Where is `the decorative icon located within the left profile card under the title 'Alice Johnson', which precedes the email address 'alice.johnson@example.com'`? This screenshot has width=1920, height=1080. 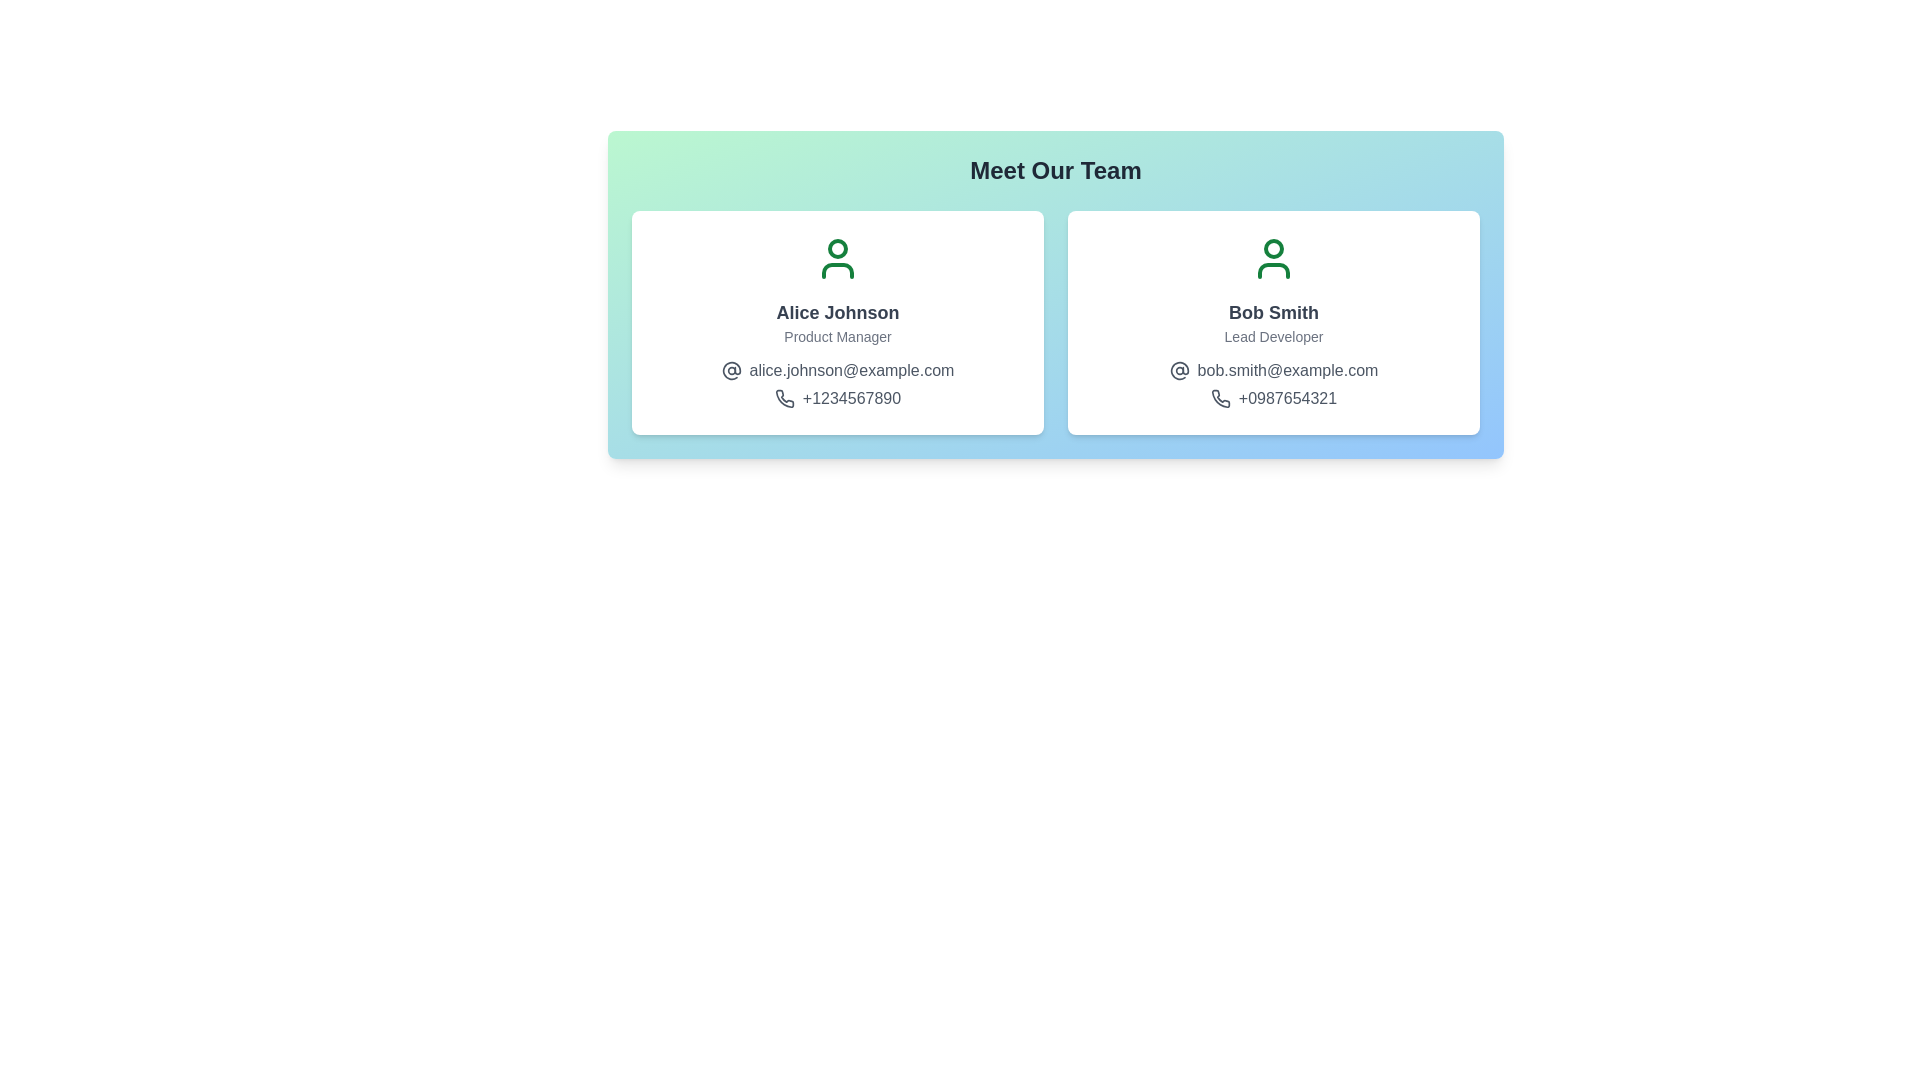 the decorative icon located within the left profile card under the title 'Alice Johnson', which precedes the email address 'alice.johnson@example.com' is located at coordinates (730, 370).